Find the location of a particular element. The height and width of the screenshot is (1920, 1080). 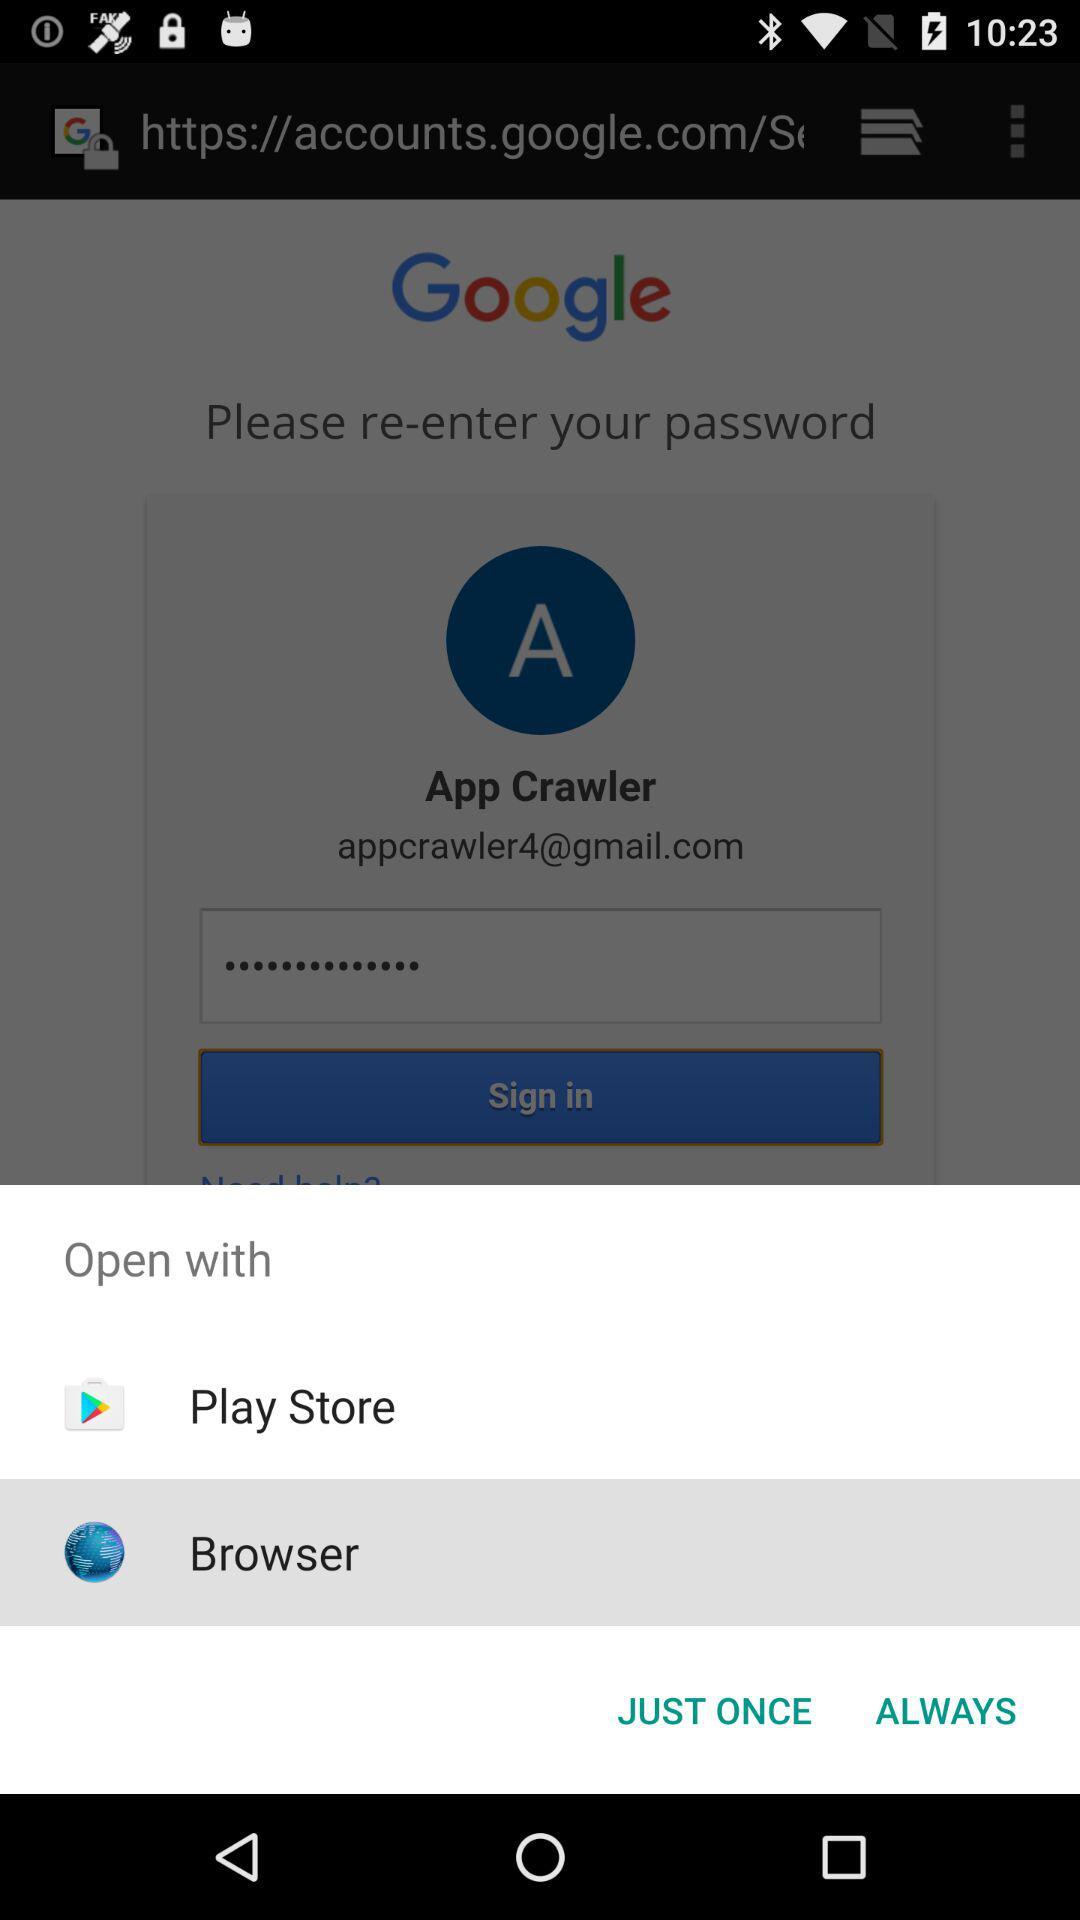

always at the bottom right corner is located at coordinates (945, 1708).